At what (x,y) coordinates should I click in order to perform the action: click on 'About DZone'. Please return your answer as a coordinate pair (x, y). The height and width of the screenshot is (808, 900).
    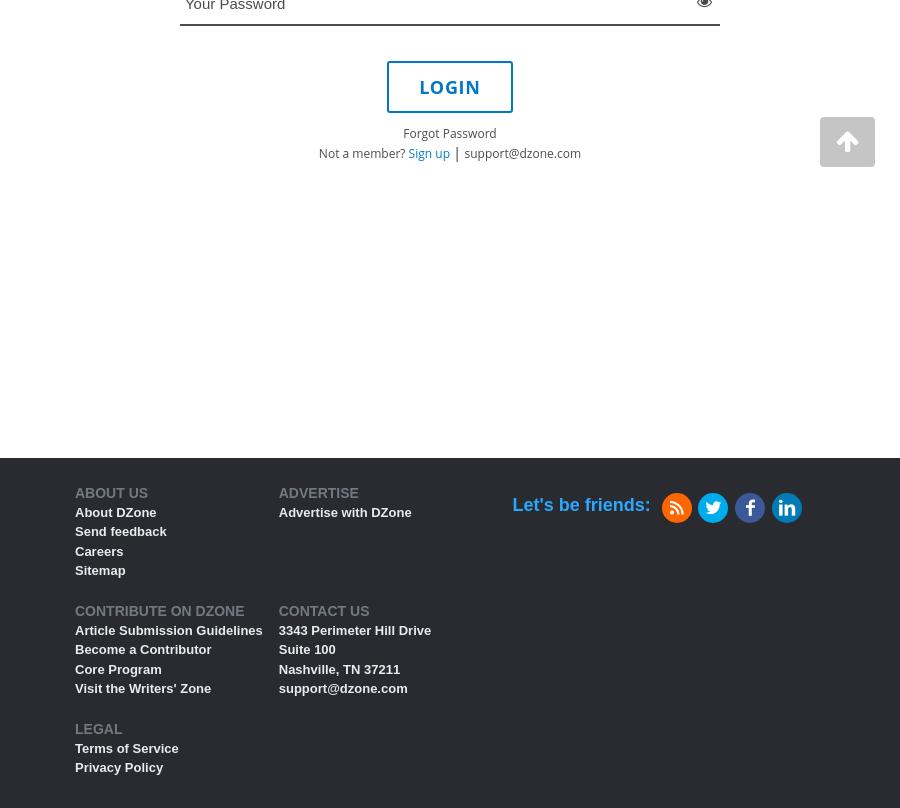
    Looking at the image, I should click on (115, 510).